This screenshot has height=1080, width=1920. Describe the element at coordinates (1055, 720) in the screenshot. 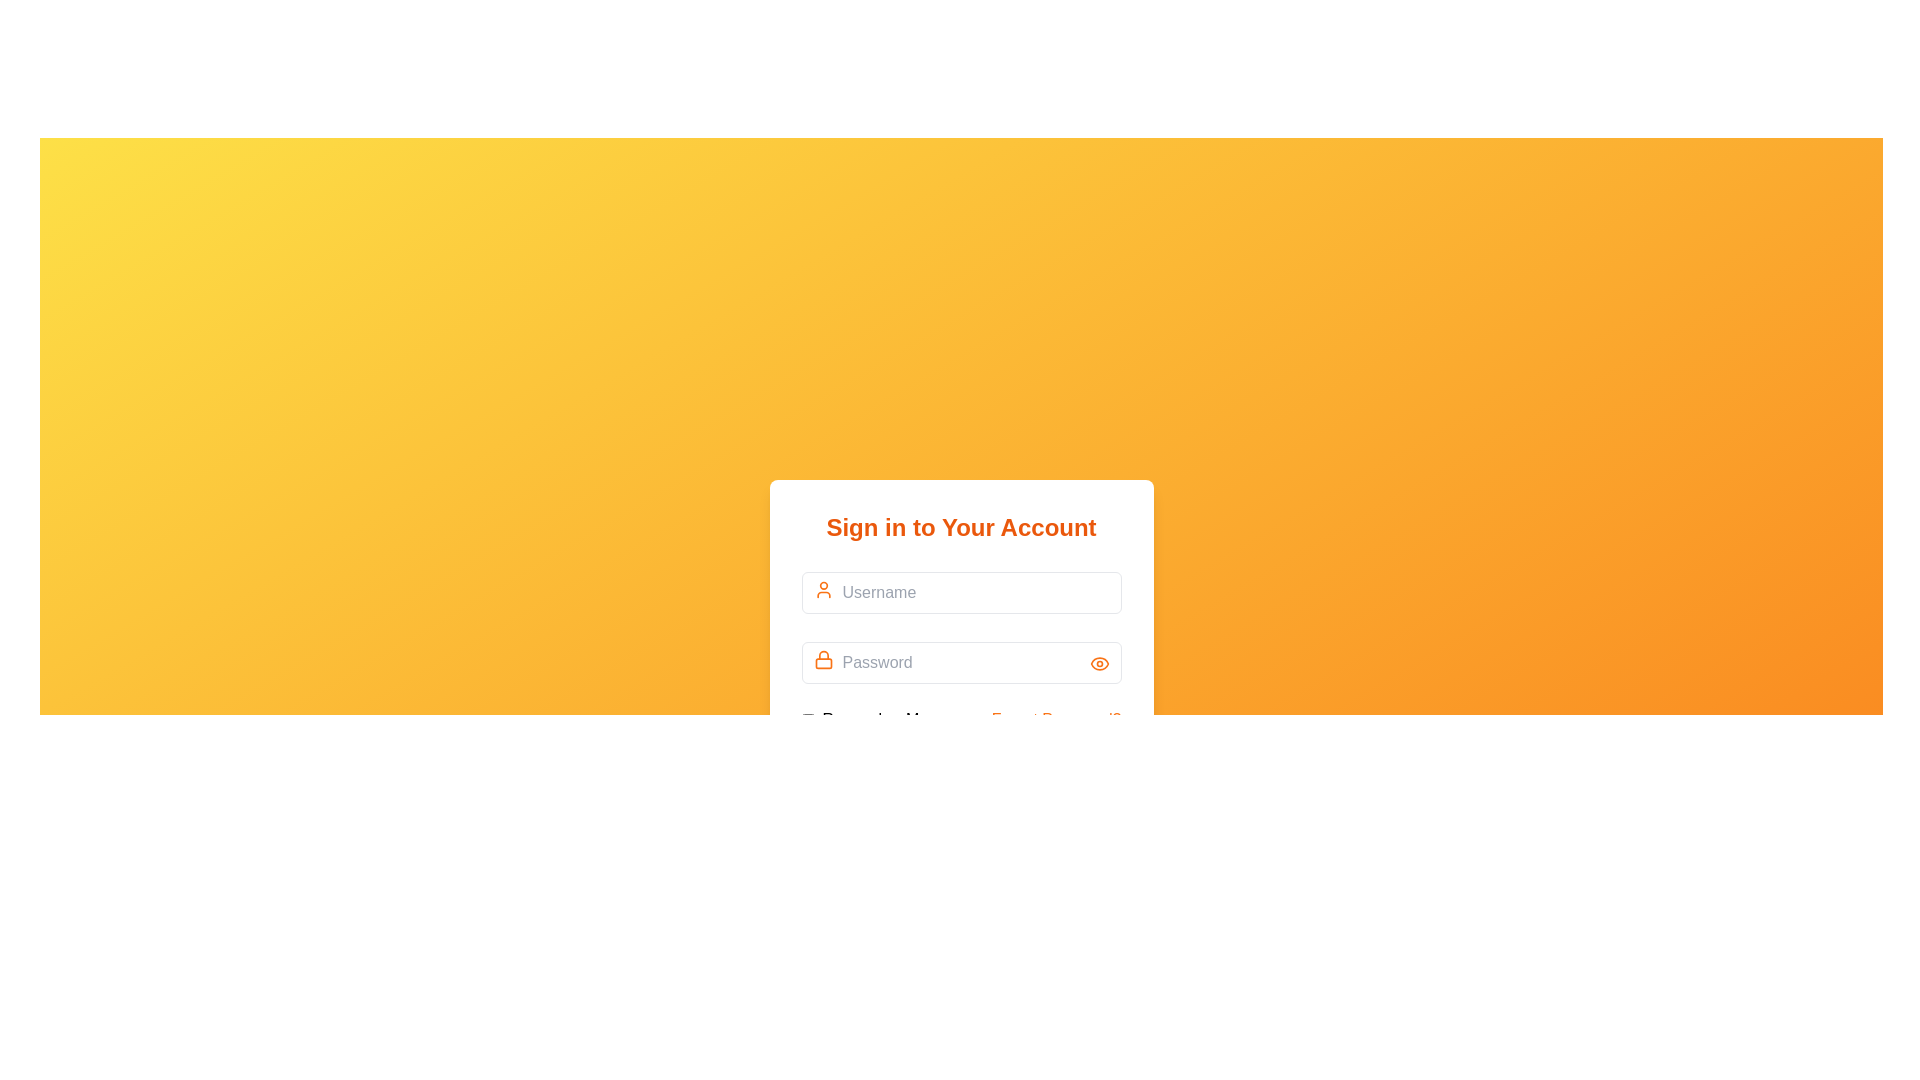

I see `the 'Forgot Password?' hyperlink in the login form for keyboard navigation` at that location.